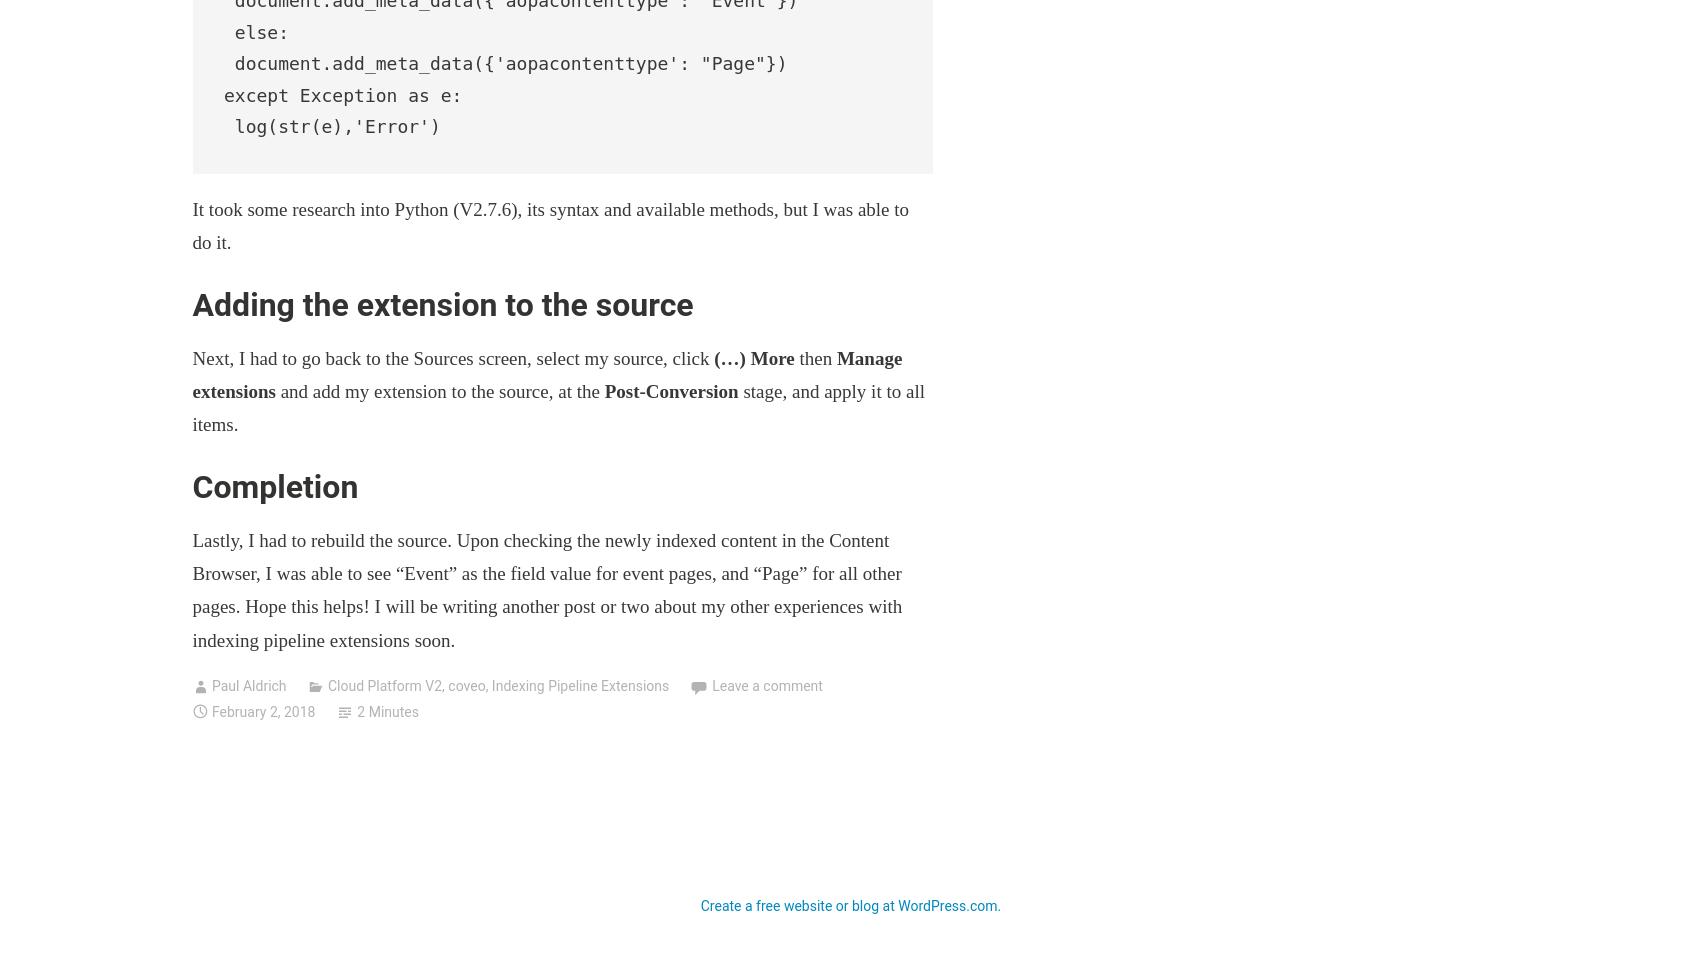 The height and width of the screenshot is (975, 1702). I want to click on 'Next, I had to go back to the Sources screen, select my source, click ​', so click(452, 356).